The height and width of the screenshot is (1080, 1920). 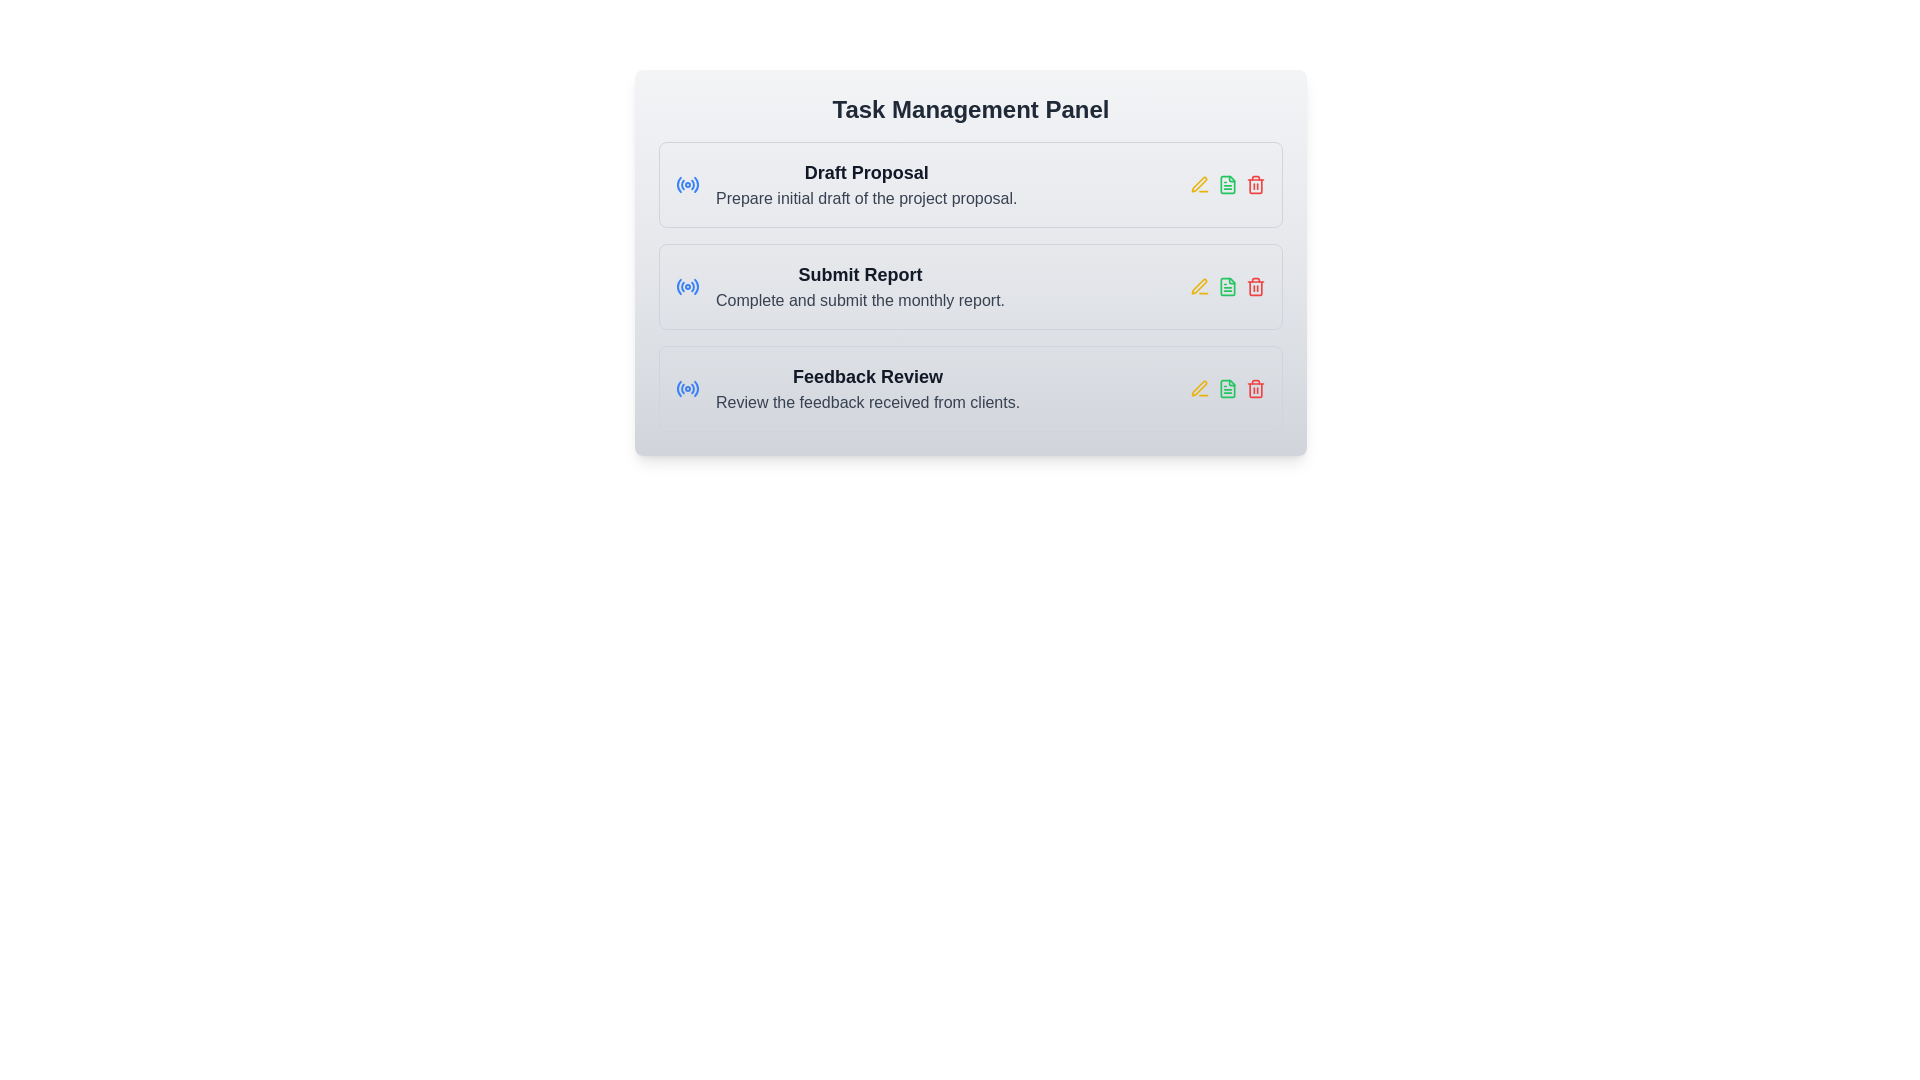 What do you see at coordinates (1255, 286) in the screenshot?
I see `the delete task SVG icon located in the third row of the task management panel, to the right of the 'Submit Report' task description` at bounding box center [1255, 286].